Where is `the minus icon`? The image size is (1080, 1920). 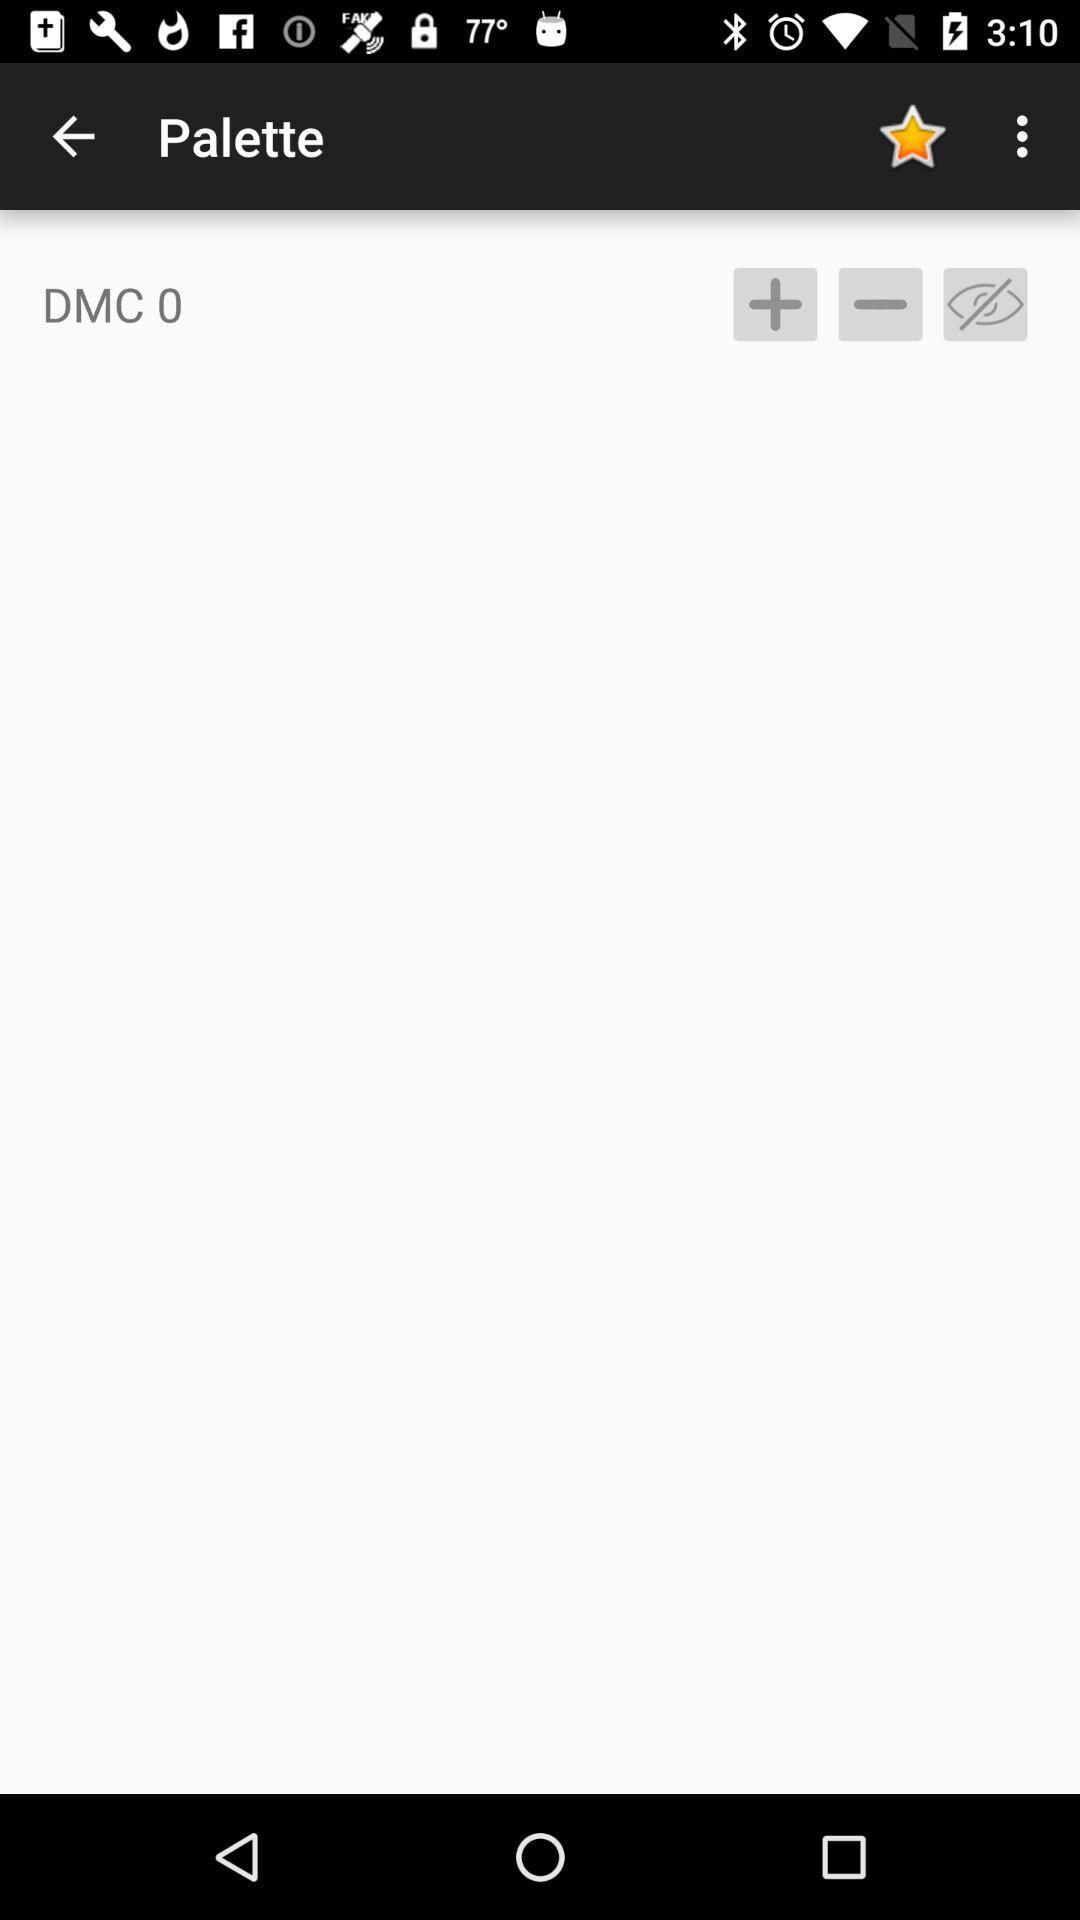
the minus icon is located at coordinates (879, 303).